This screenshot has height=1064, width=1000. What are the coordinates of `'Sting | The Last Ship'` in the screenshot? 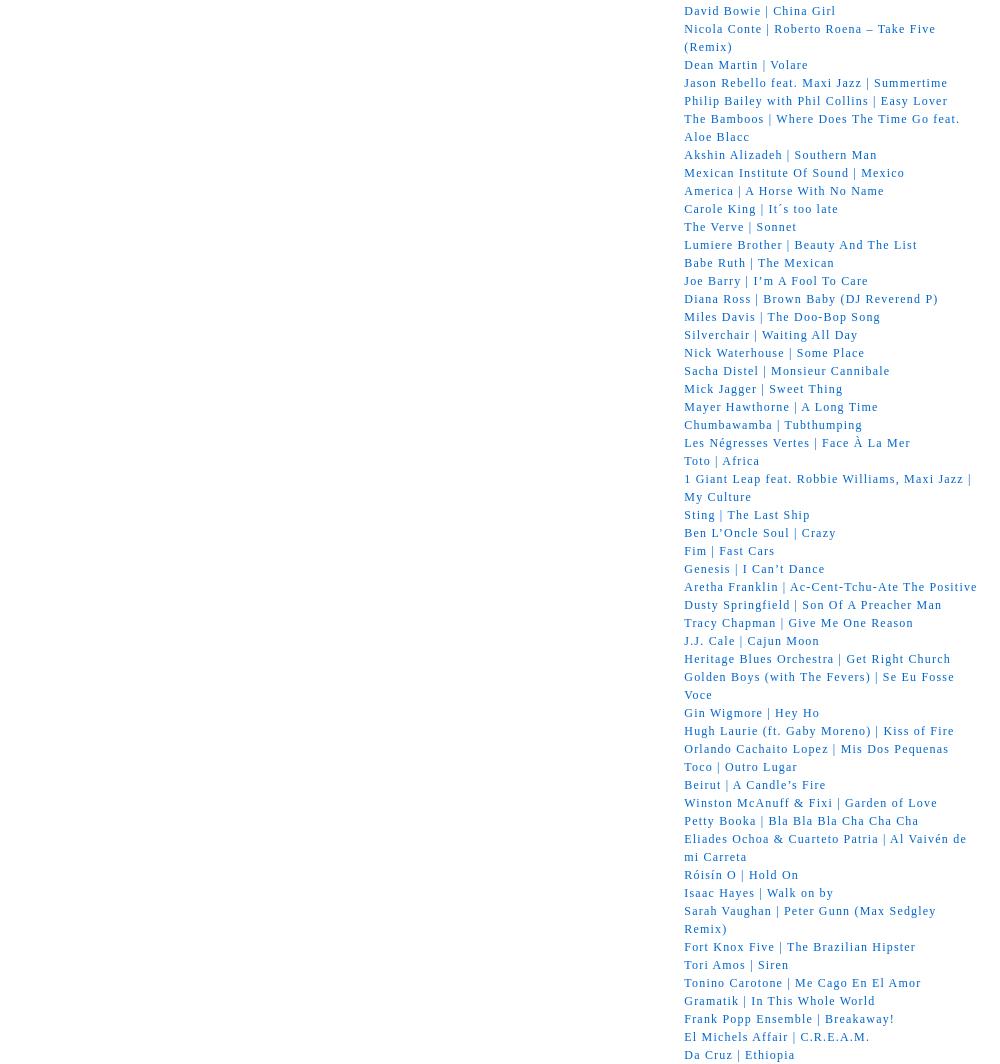 It's located at (746, 514).